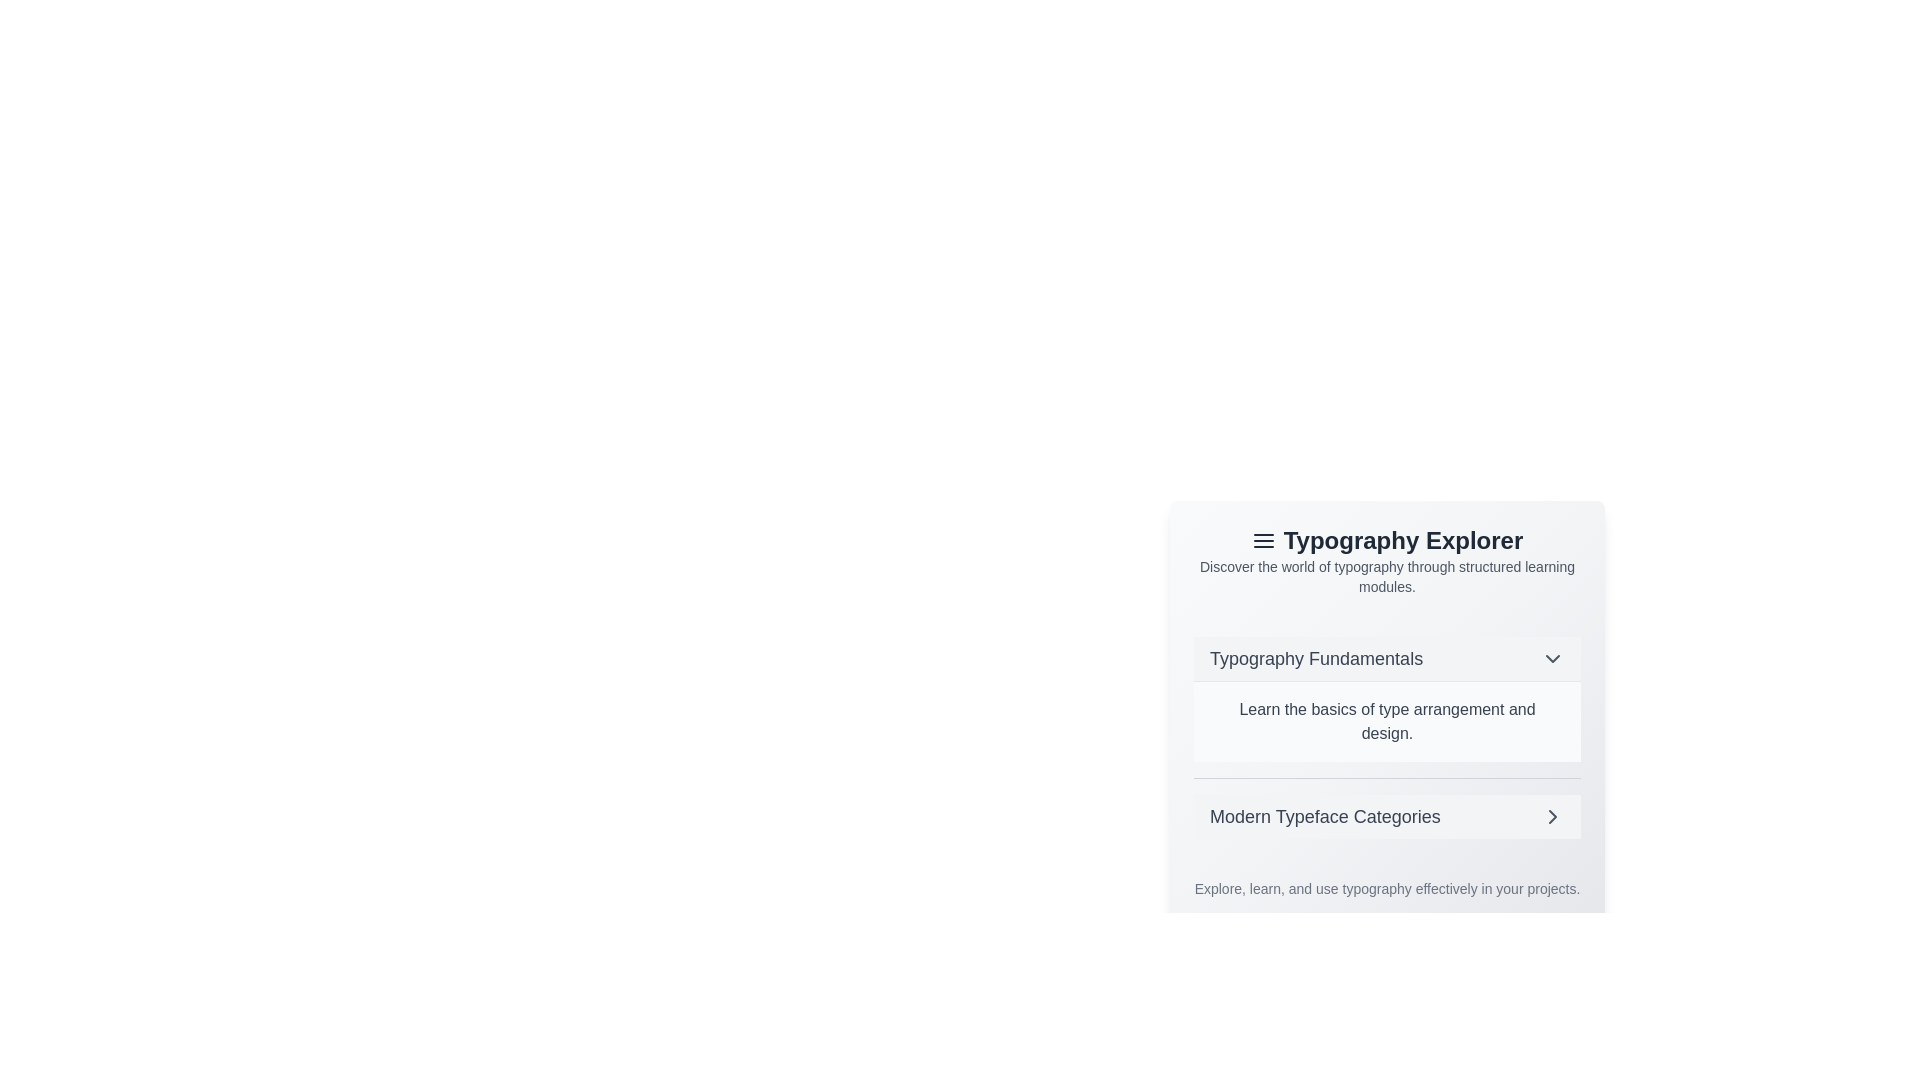 This screenshot has width=1920, height=1080. I want to click on the text label for navigating to the section on modern typeface categories in the 'Typography Explorer' interface, positioned below 'Typography Fundamentals', so click(1325, 817).